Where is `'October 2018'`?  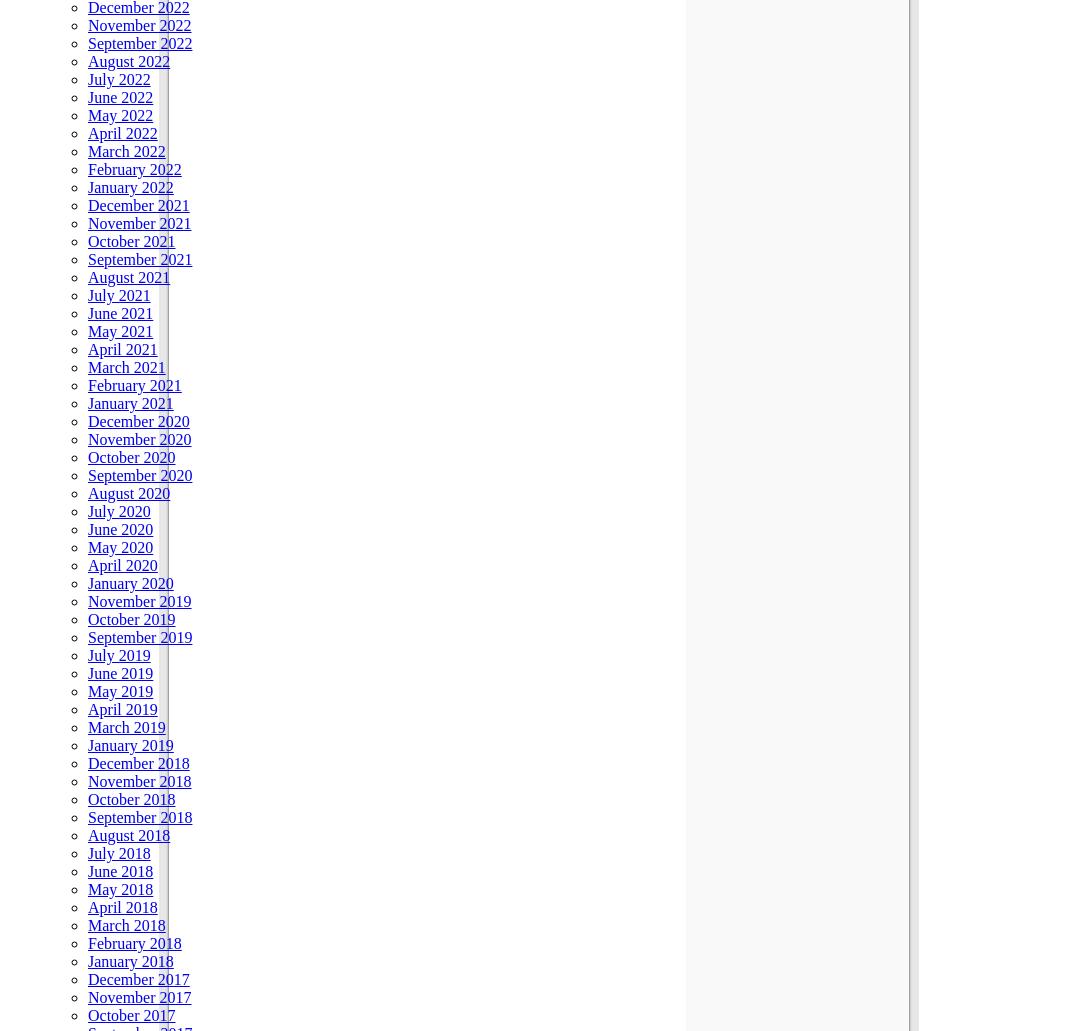 'October 2018' is located at coordinates (131, 797).